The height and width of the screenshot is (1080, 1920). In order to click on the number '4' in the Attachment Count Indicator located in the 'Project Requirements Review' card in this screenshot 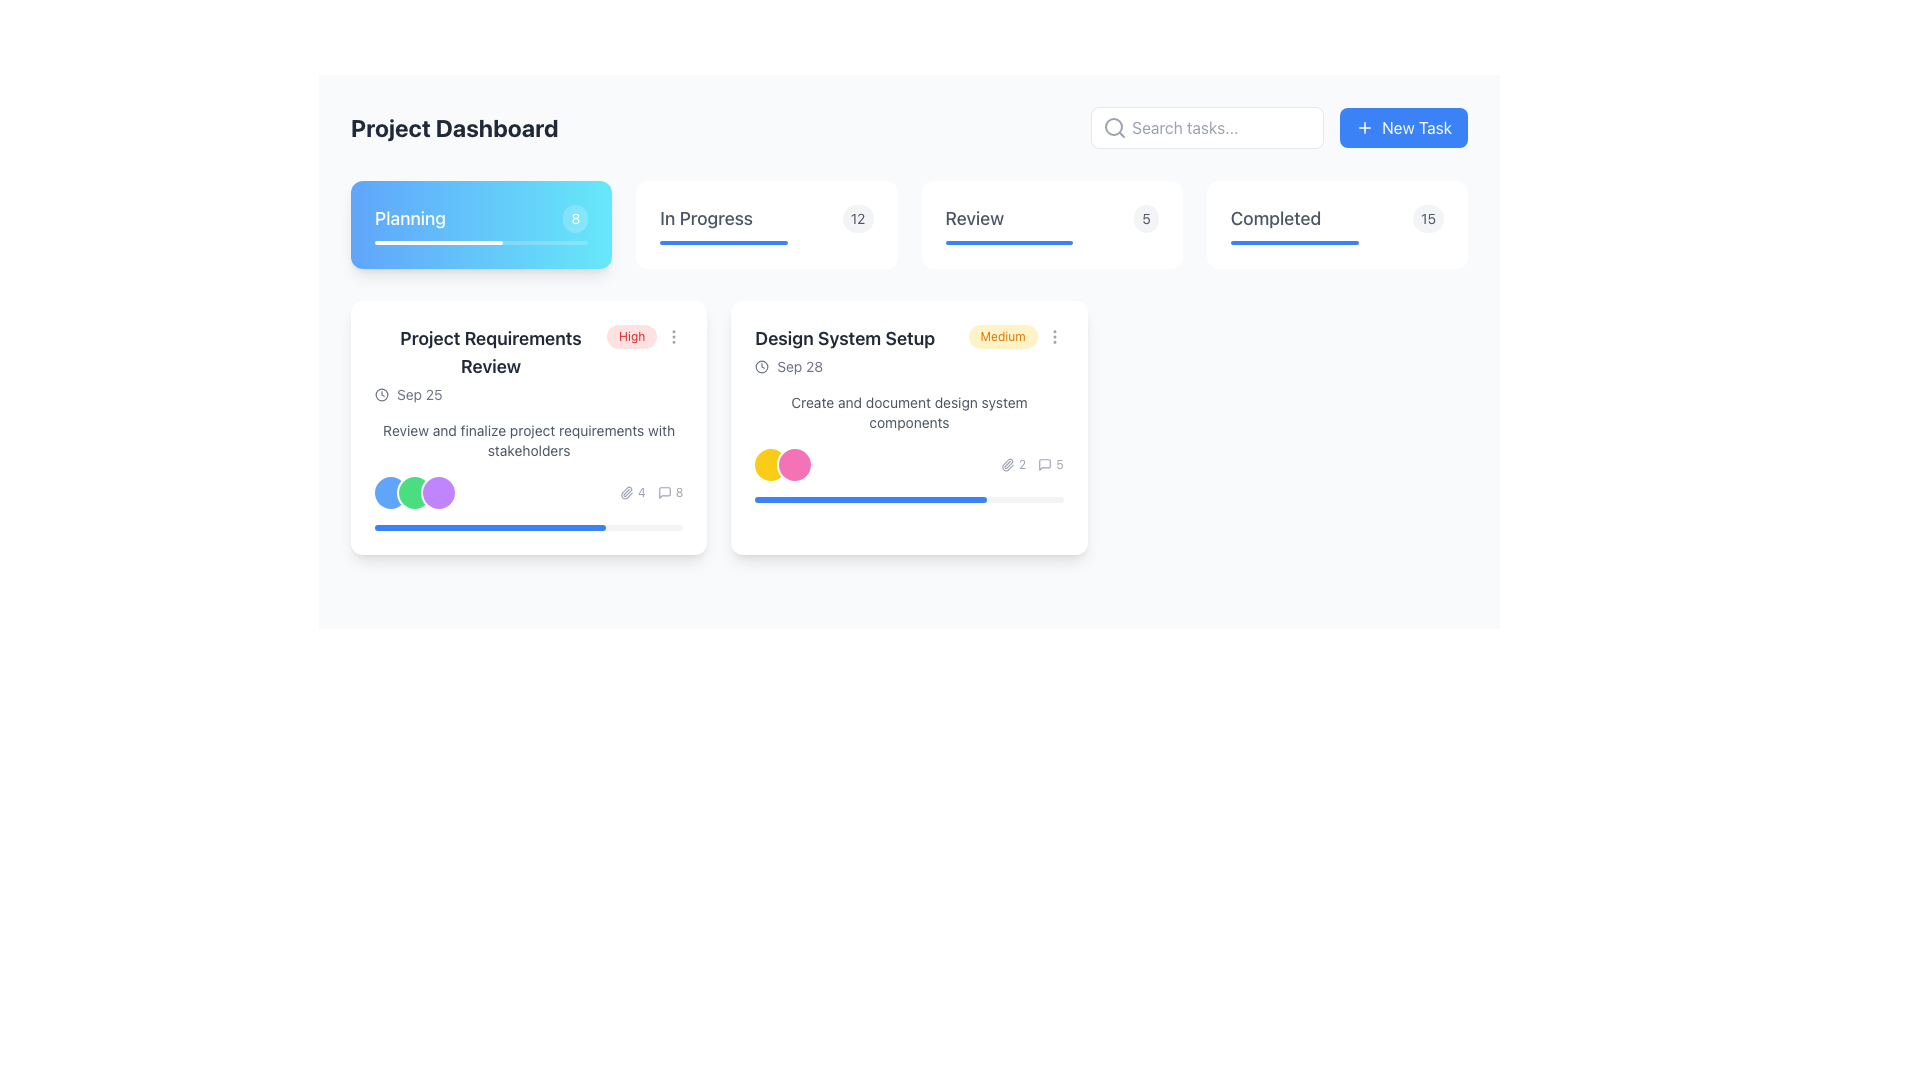, I will do `click(631, 493)`.